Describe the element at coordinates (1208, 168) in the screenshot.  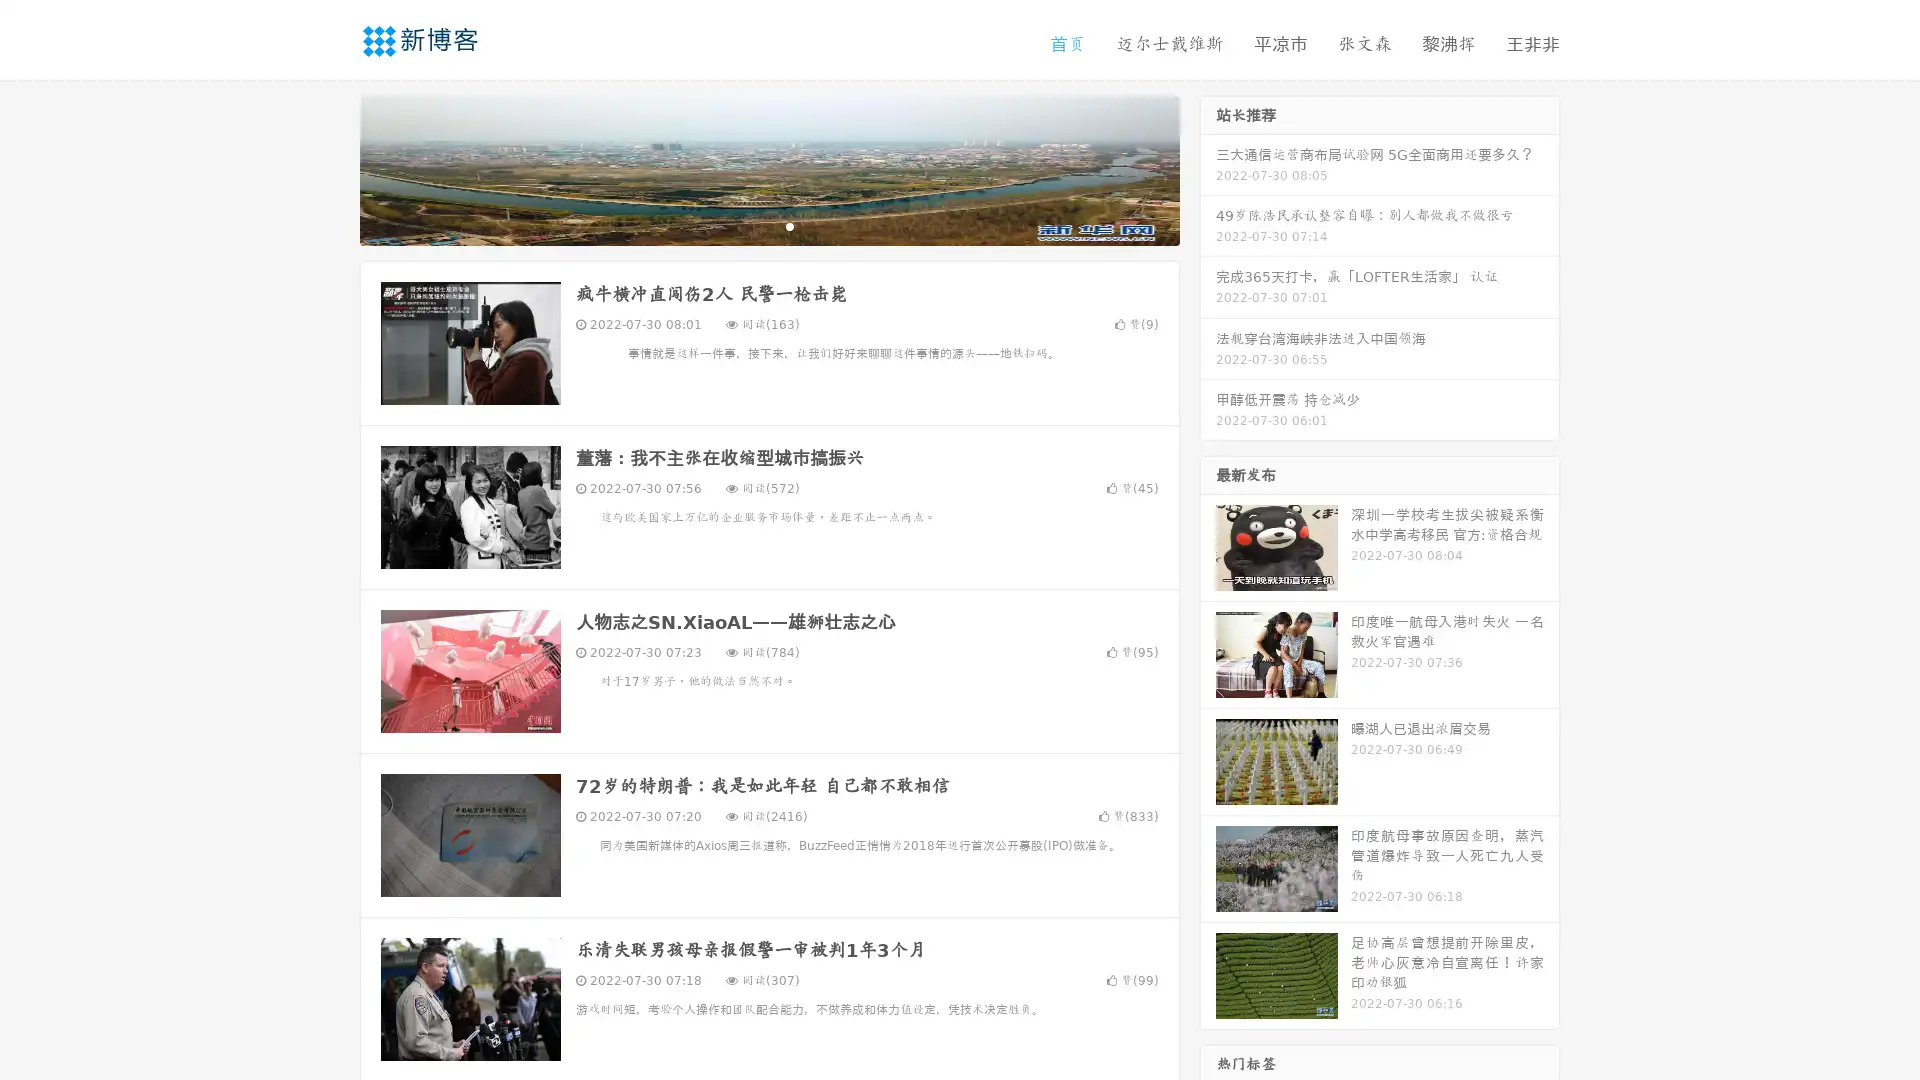
I see `Next slide` at that location.